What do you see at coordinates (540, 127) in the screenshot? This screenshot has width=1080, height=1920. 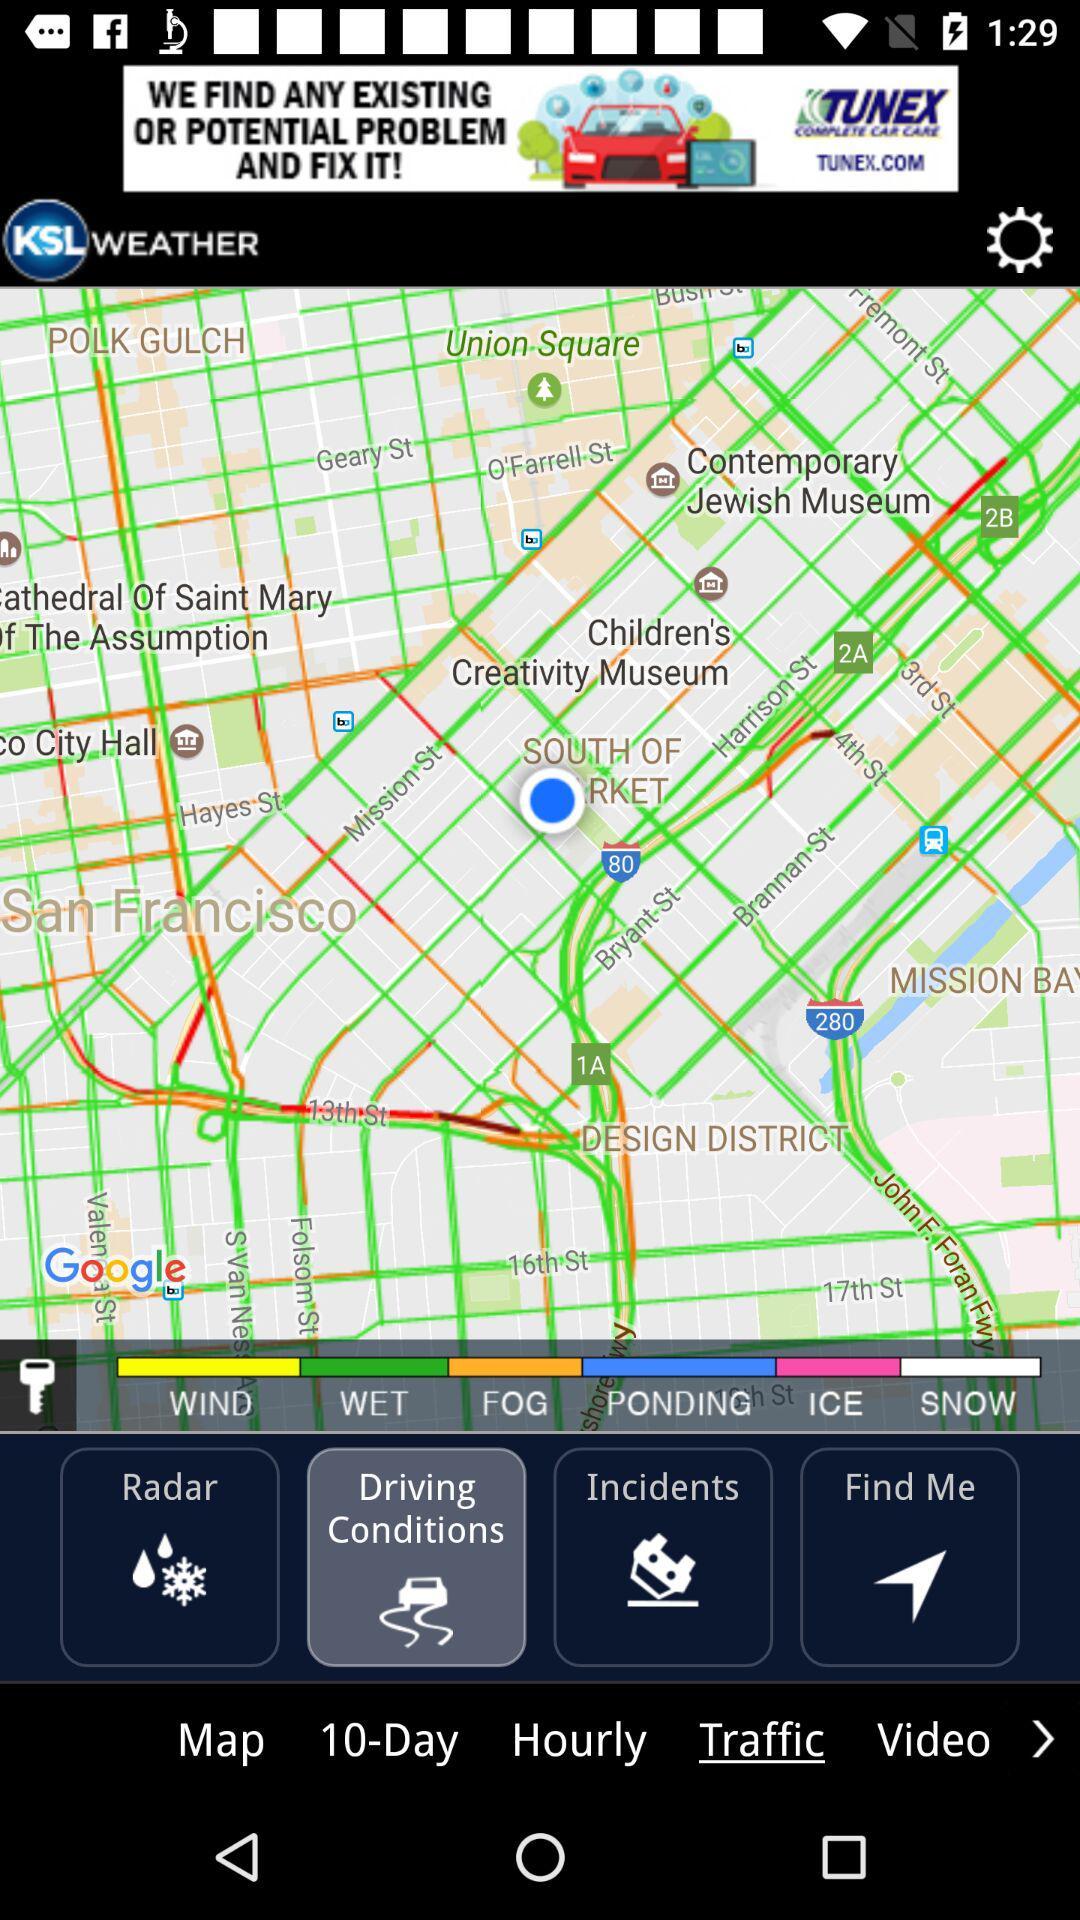 I see `advertisement` at bounding box center [540, 127].